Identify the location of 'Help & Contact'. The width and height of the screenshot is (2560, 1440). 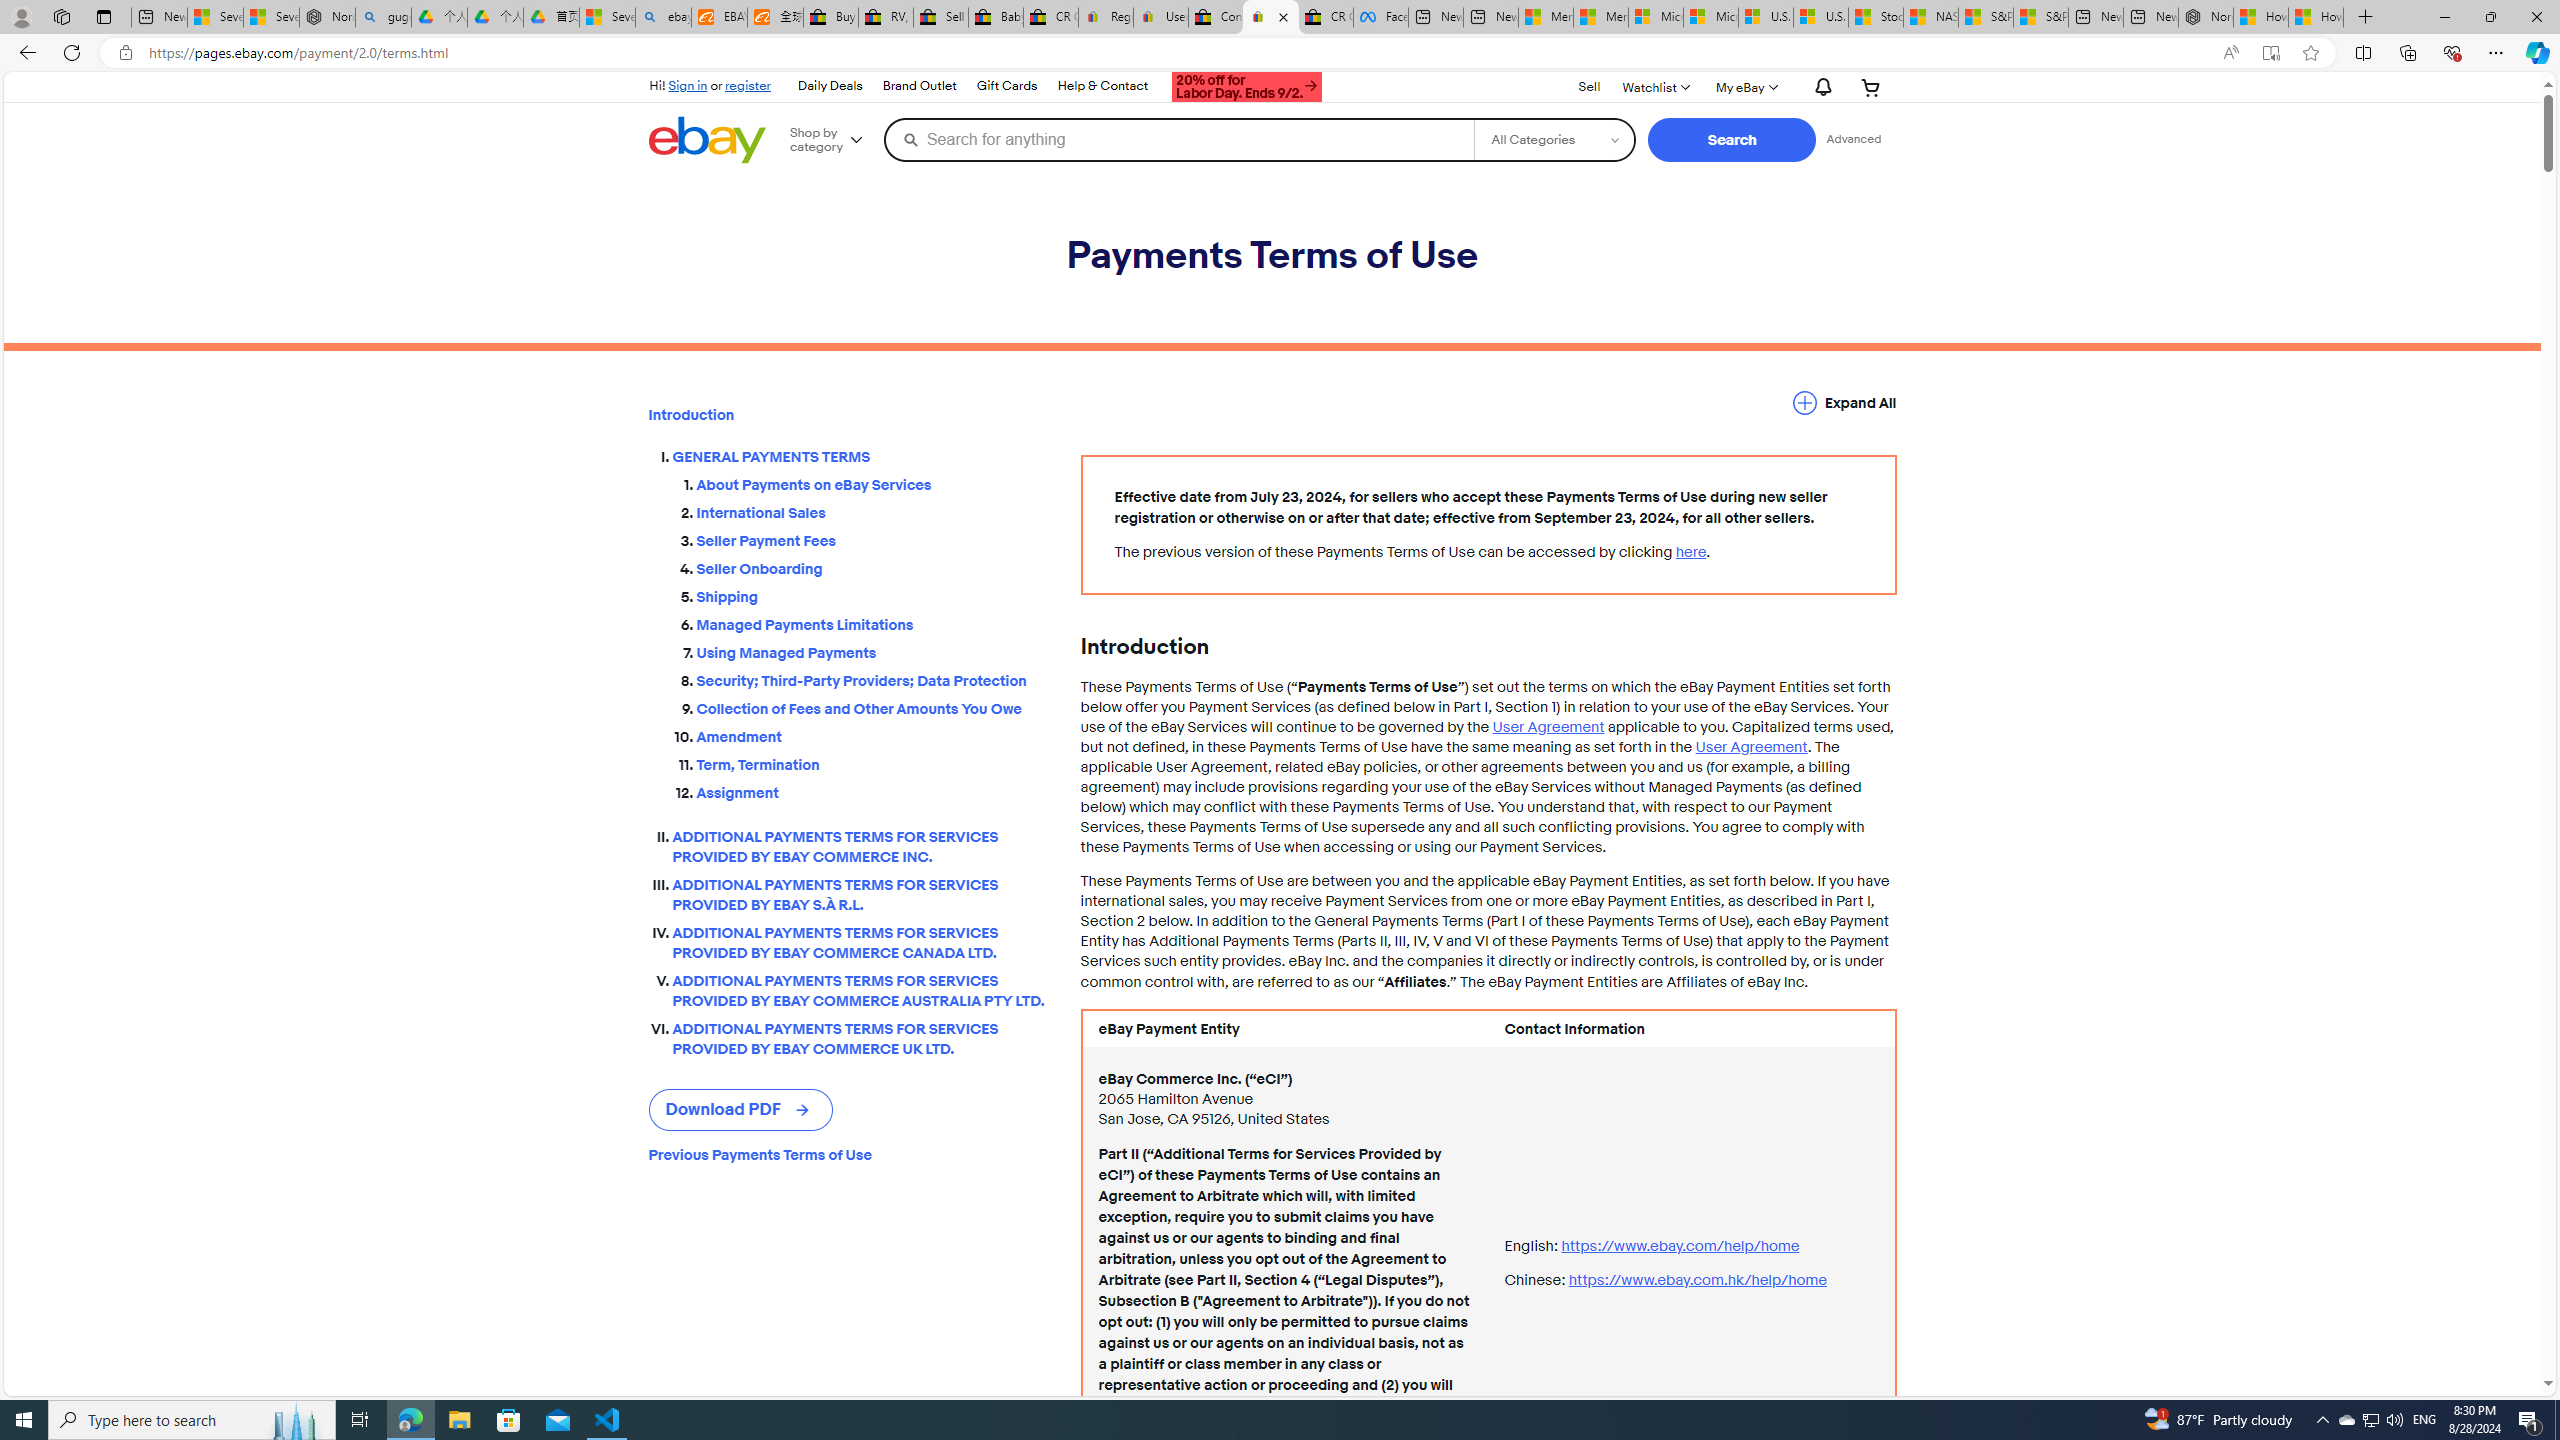
(1102, 87).